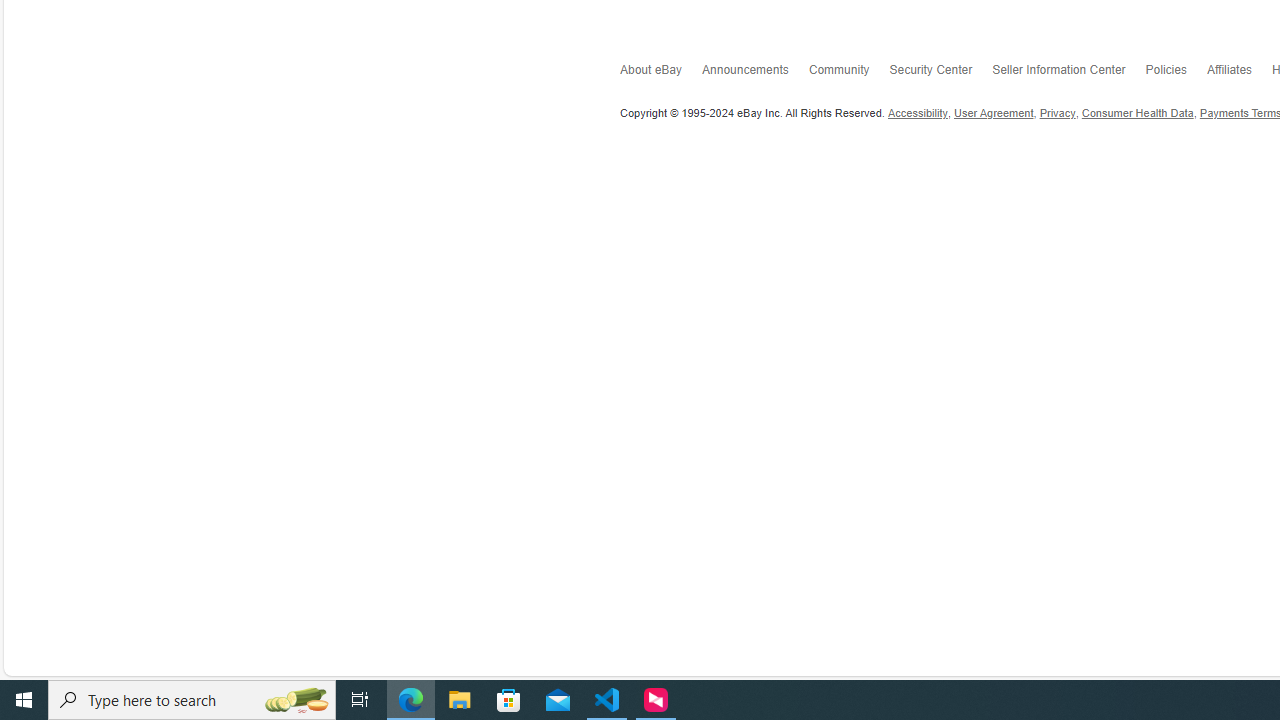  What do you see at coordinates (1176, 72) in the screenshot?
I see `'Policies'` at bounding box center [1176, 72].